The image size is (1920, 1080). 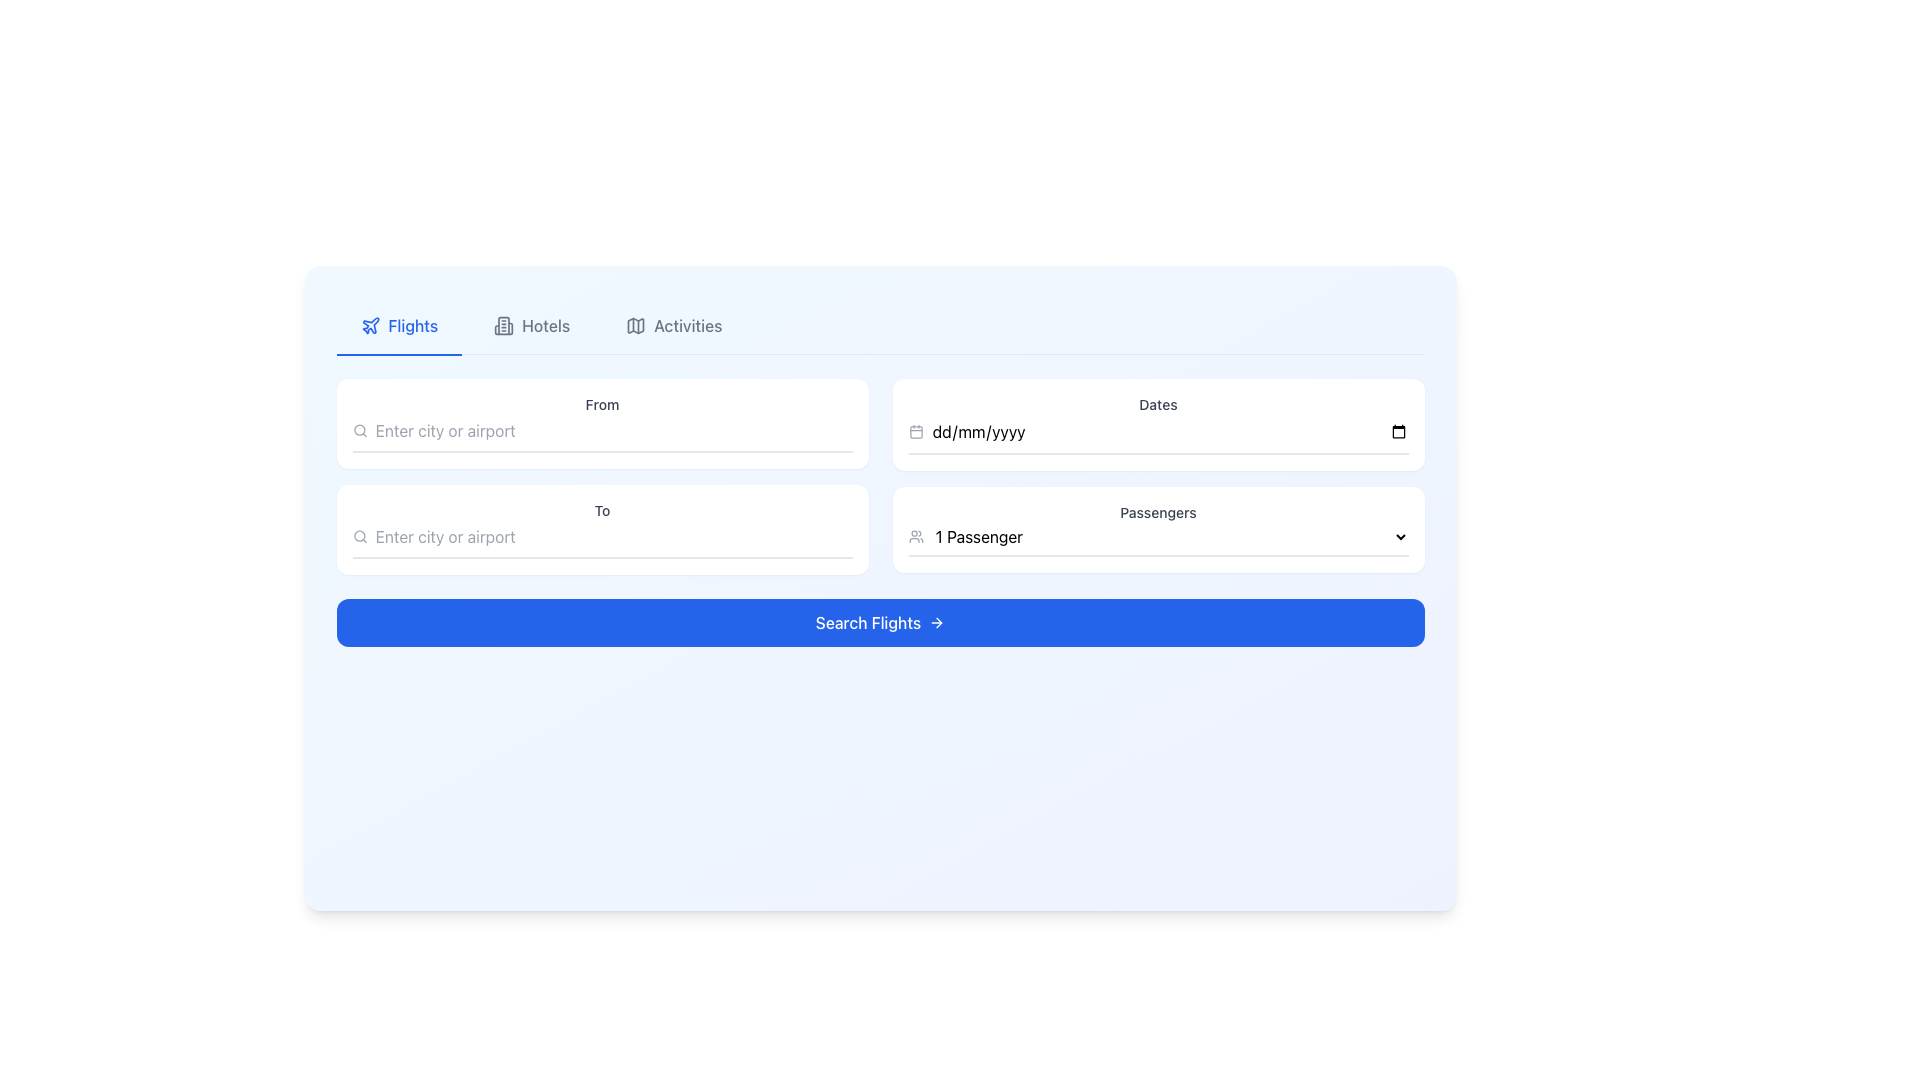 I want to click on the 'Hotels' tab button in the navigation bar, so click(x=532, y=325).